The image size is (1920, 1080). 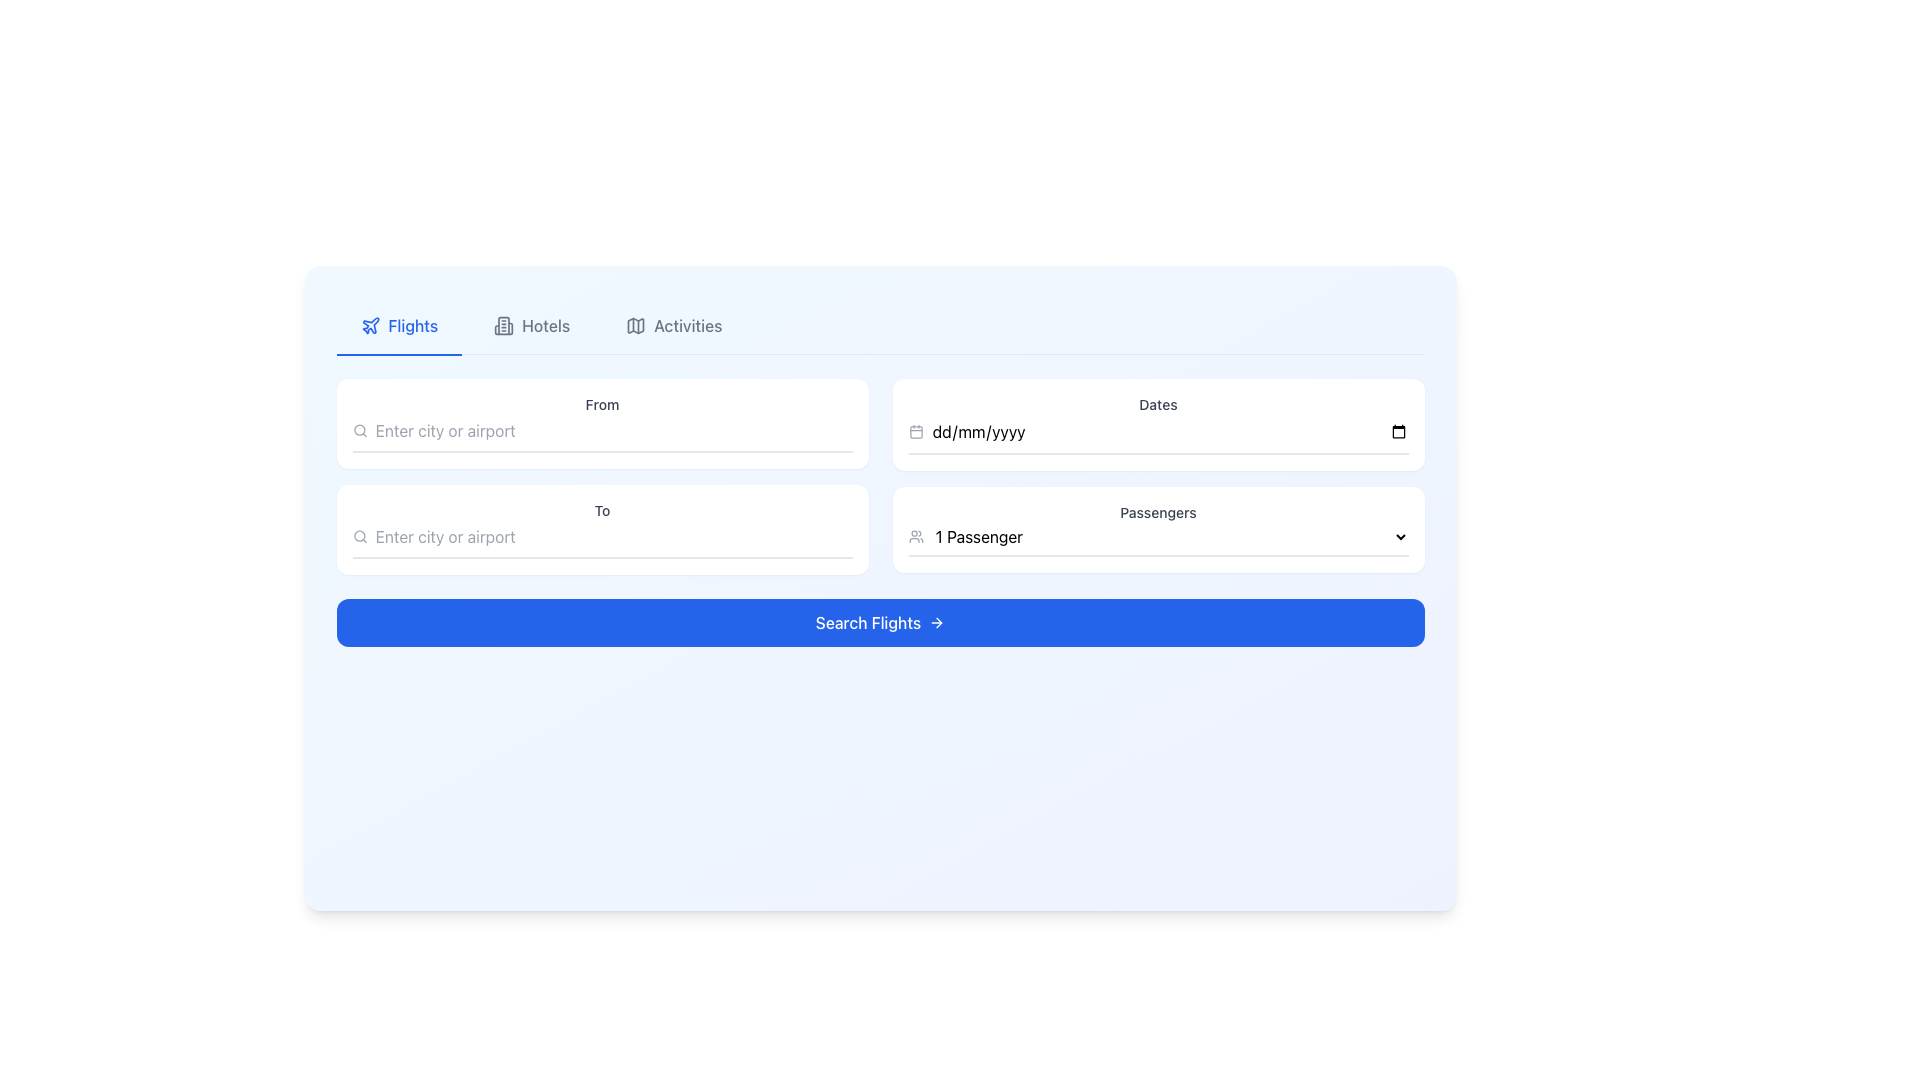 I want to click on the 'Hotels' tab button in the navigation bar, so click(x=532, y=325).